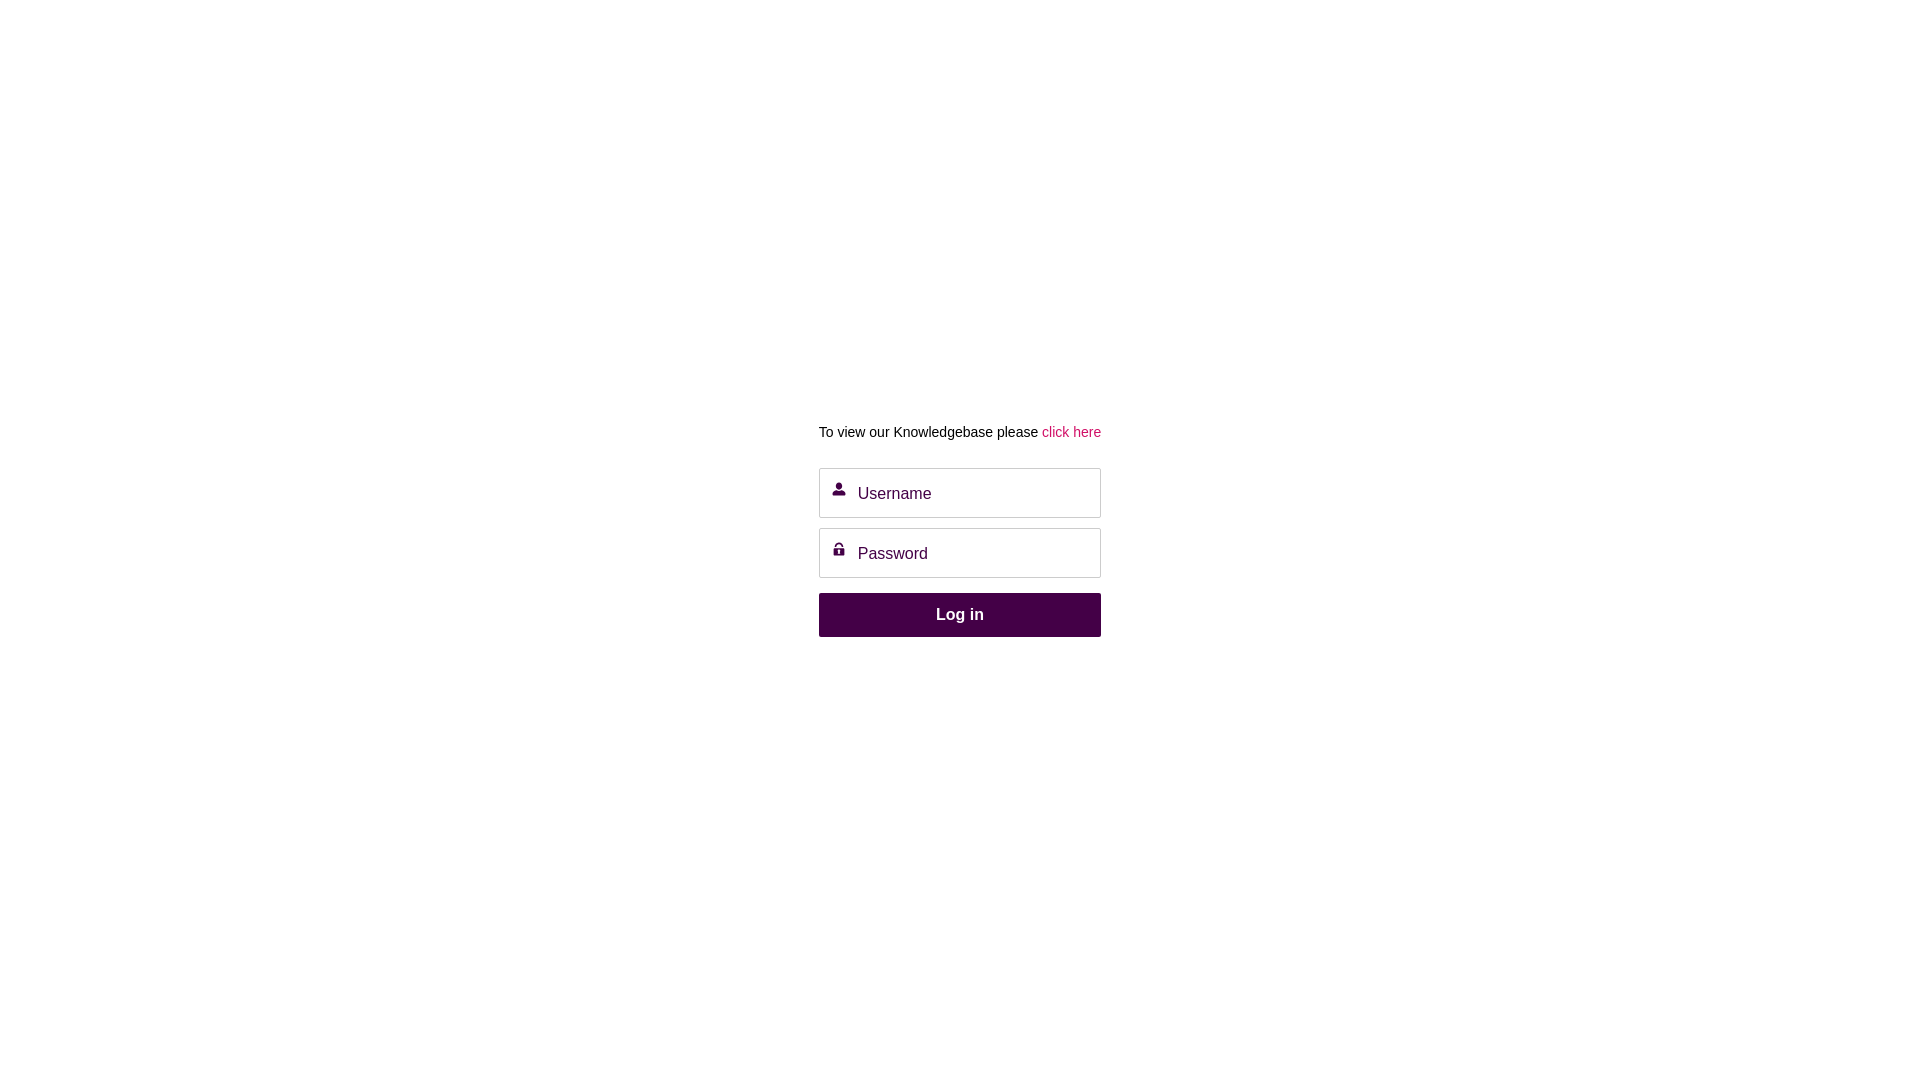 This screenshot has height=1080, width=1920. Describe the element at coordinates (960, 614) in the screenshot. I see `'Log in'` at that location.